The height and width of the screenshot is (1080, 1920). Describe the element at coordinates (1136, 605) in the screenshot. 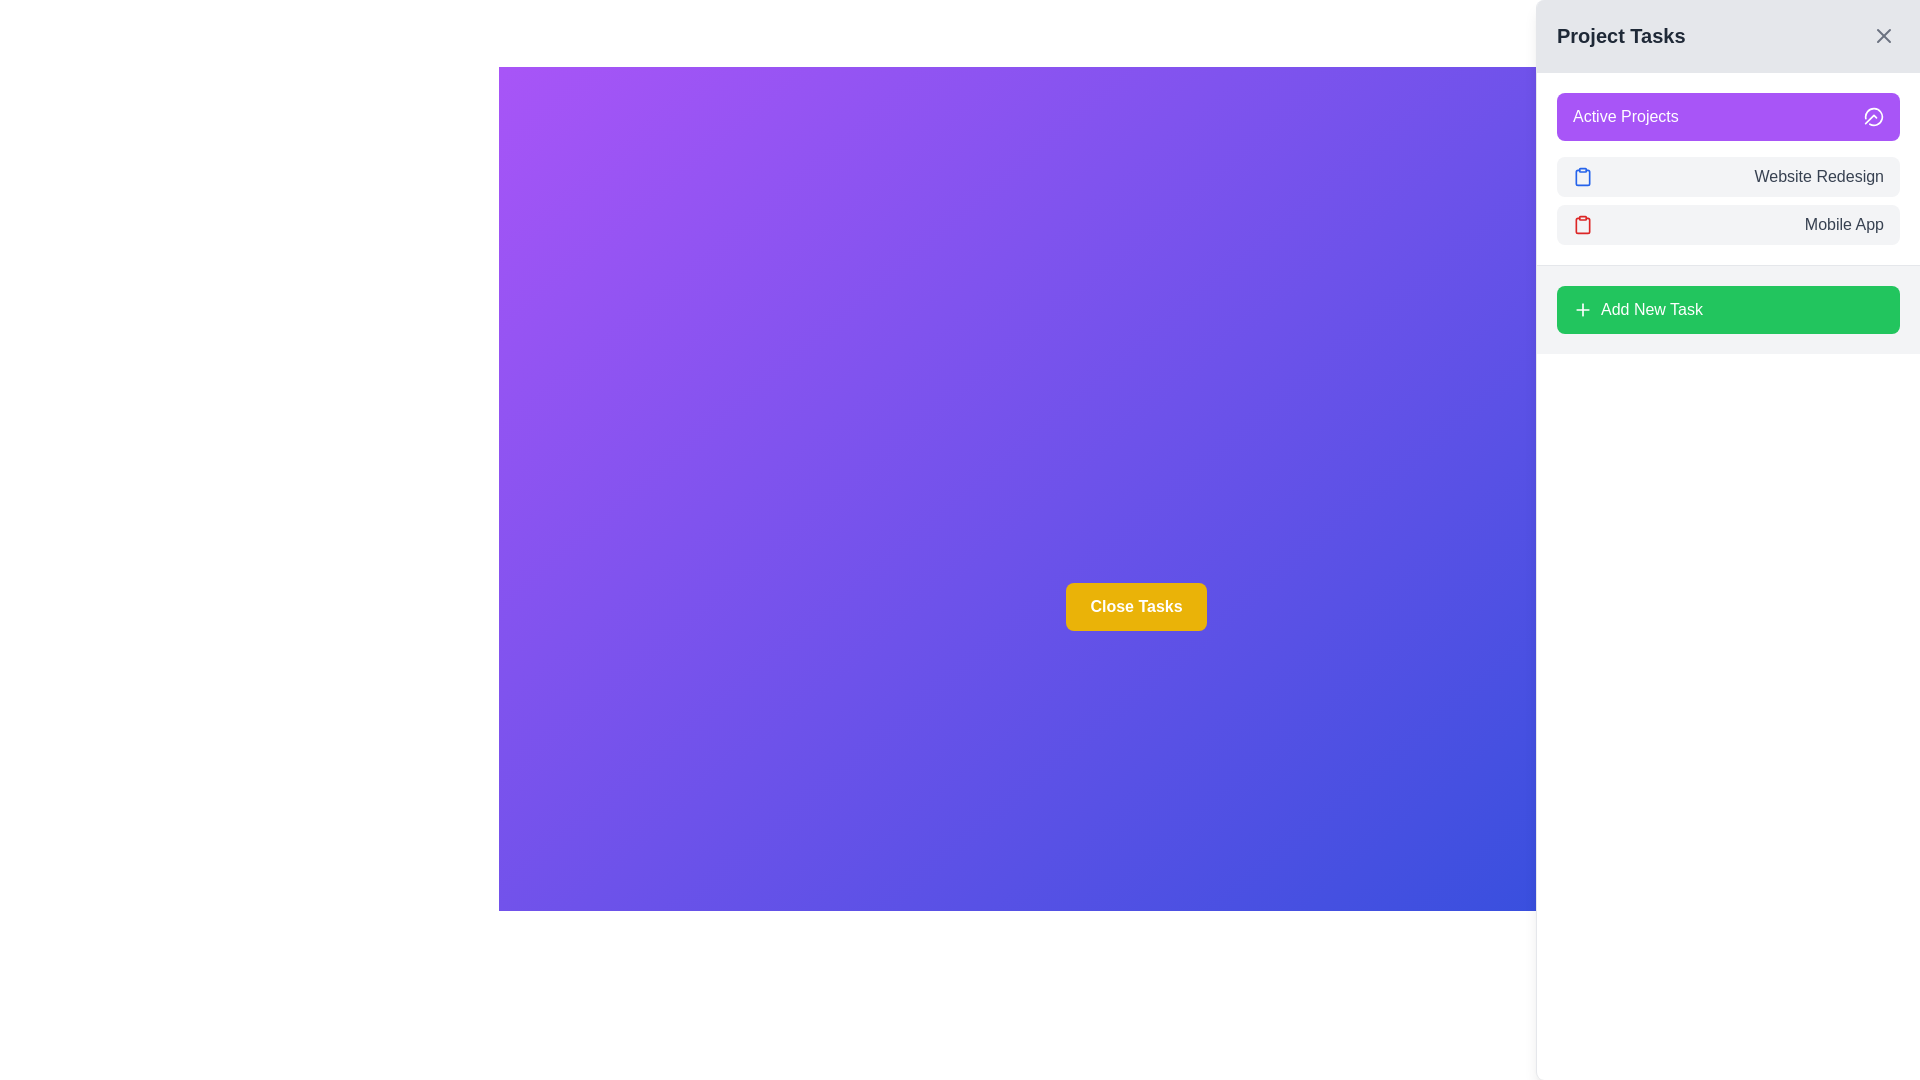

I see `the 'Close Tasks' button, which has a yellow background and white bold text, to observe the color change effect` at that location.